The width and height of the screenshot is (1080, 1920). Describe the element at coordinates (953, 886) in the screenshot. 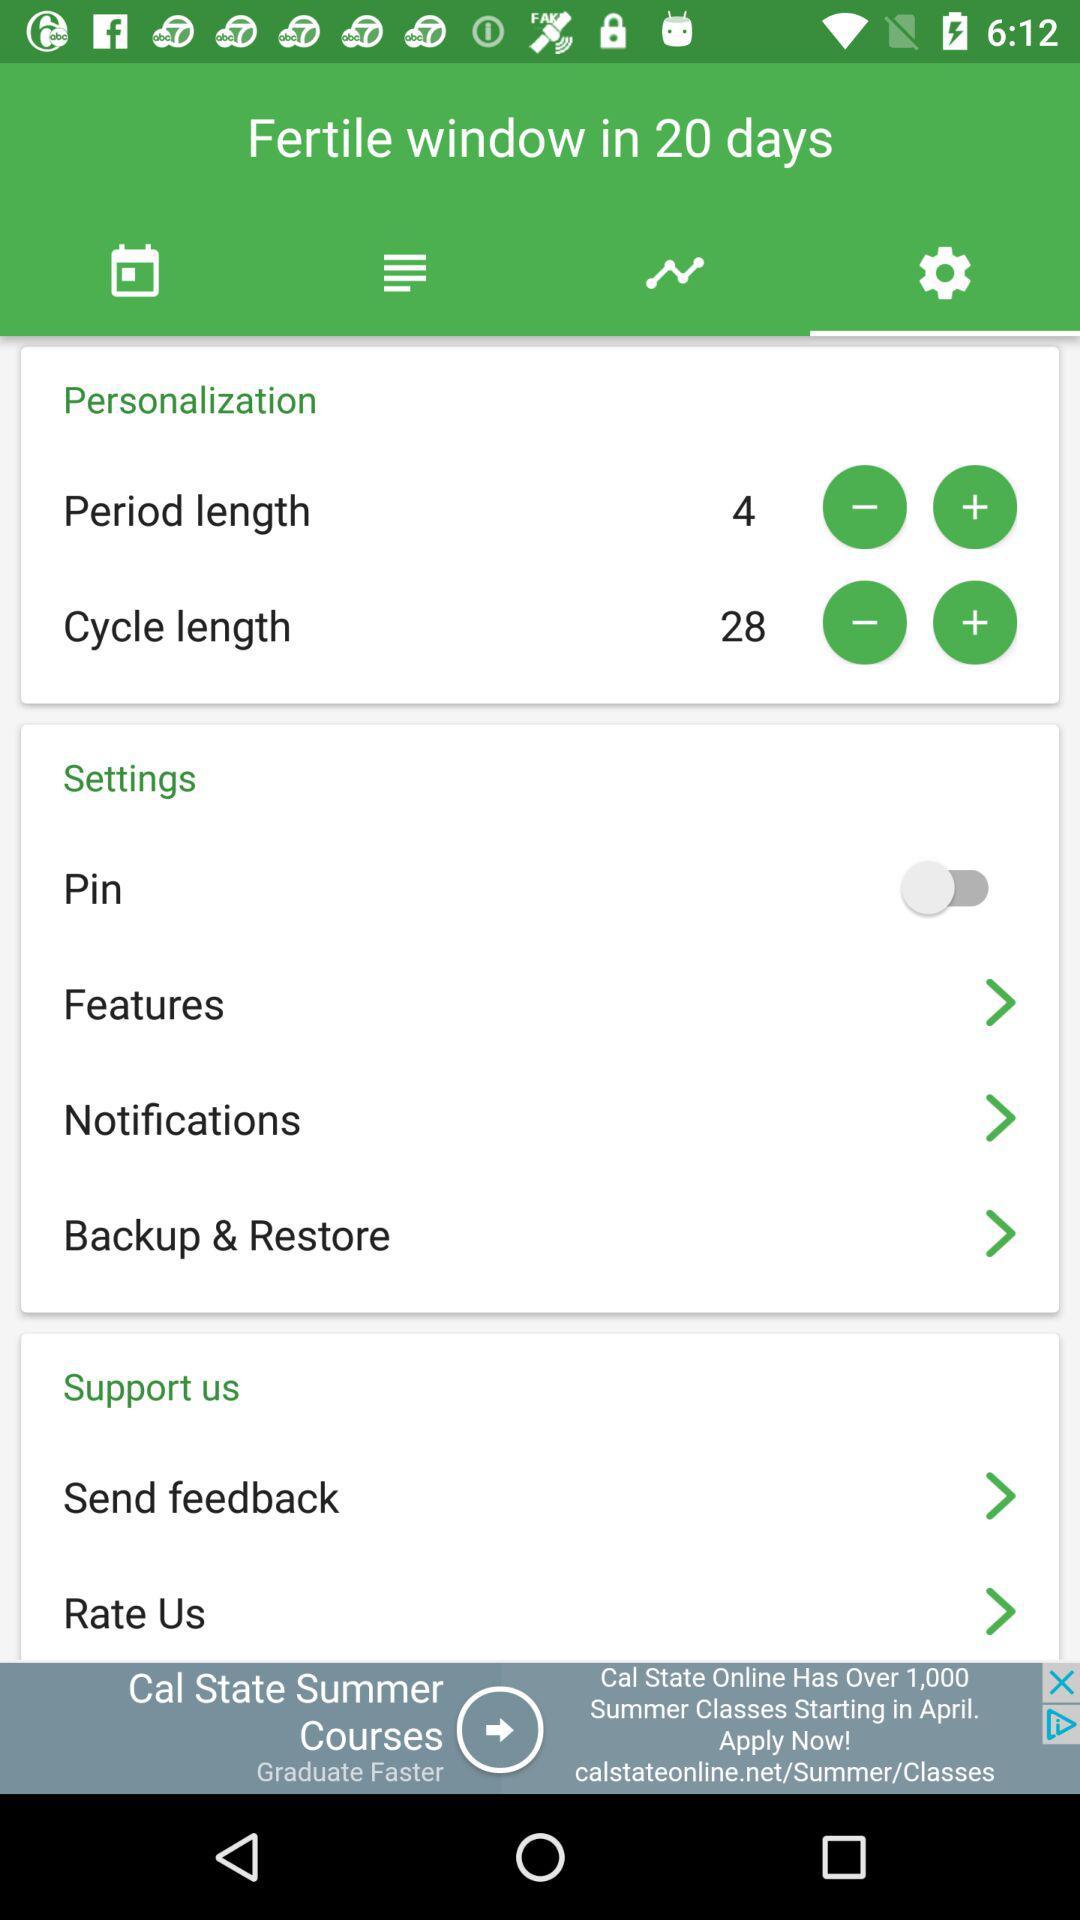

I see `switch for security pin` at that location.